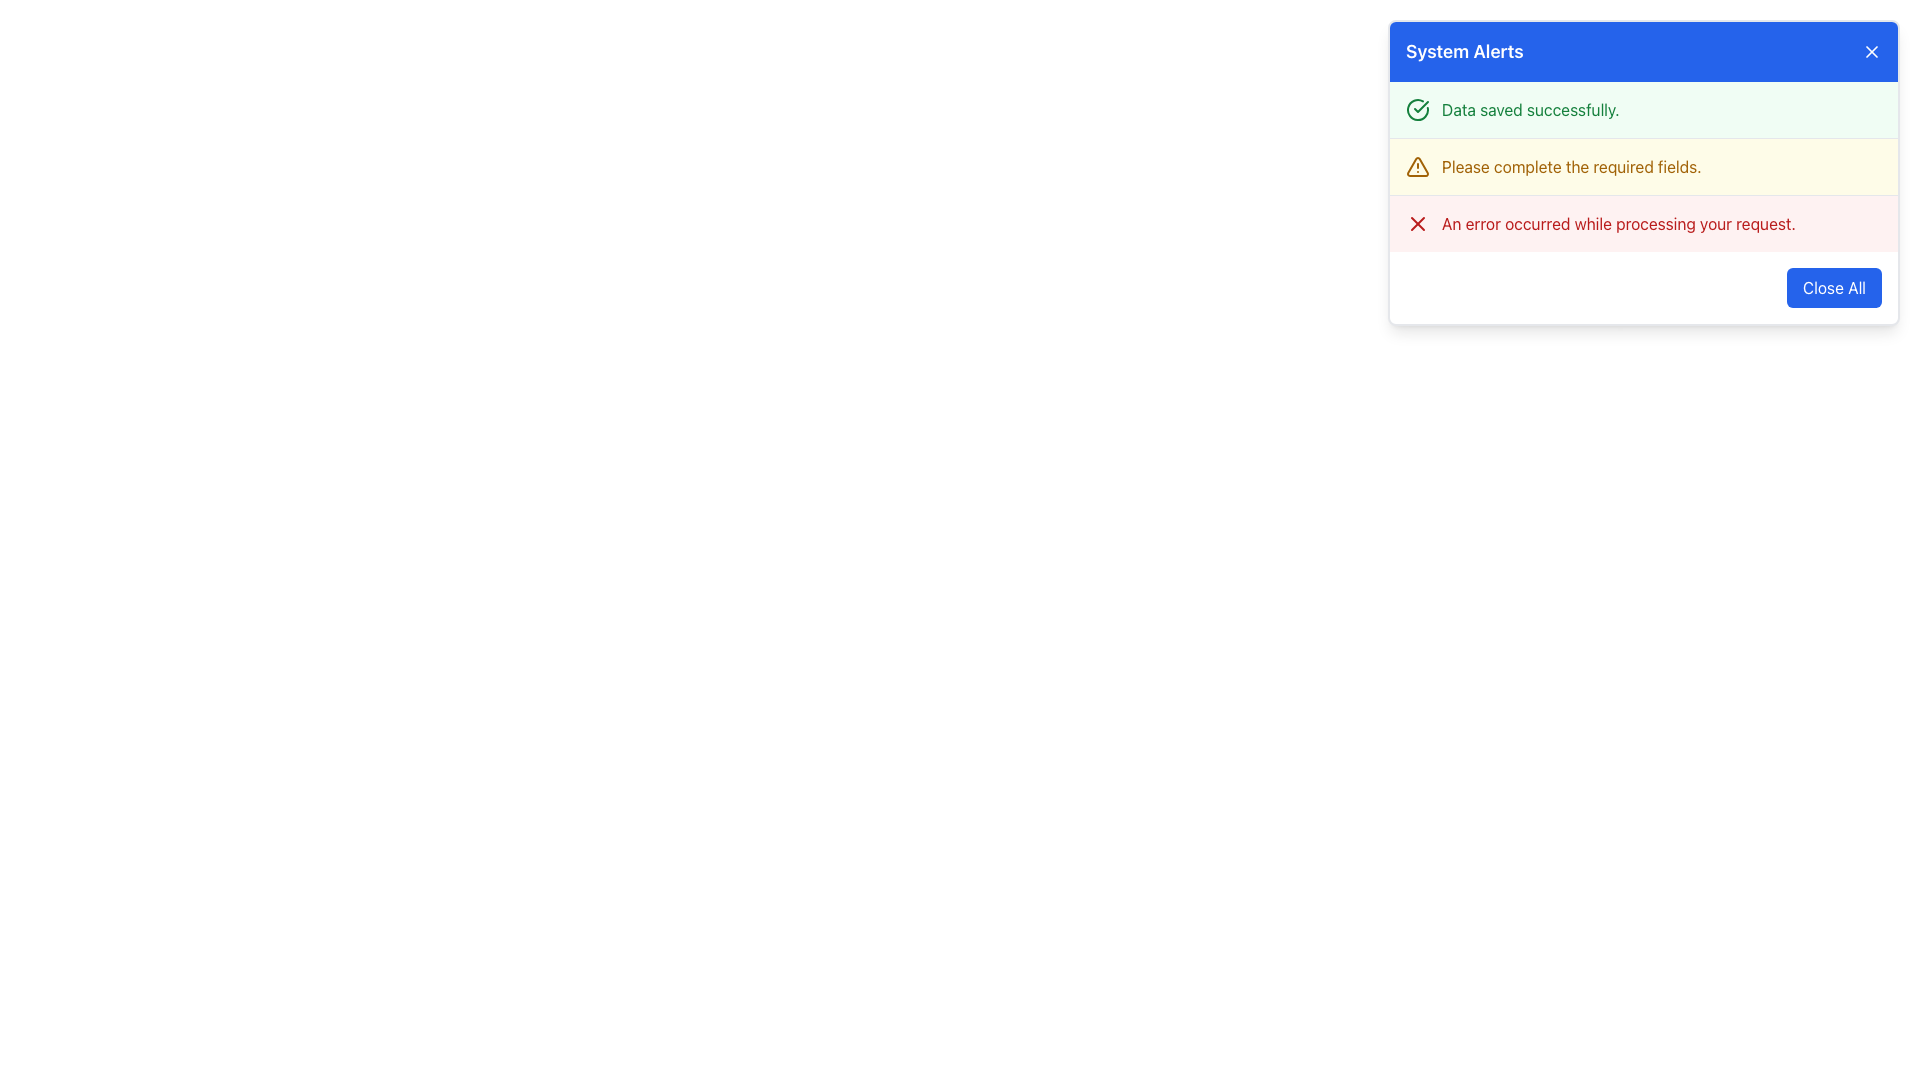 Image resolution: width=1920 pixels, height=1080 pixels. What do you see at coordinates (1643, 110) in the screenshot?
I see `message from the Notification banner indicating that the user's data has been successfully saved, which is the first item in the list of notification alerts` at bounding box center [1643, 110].